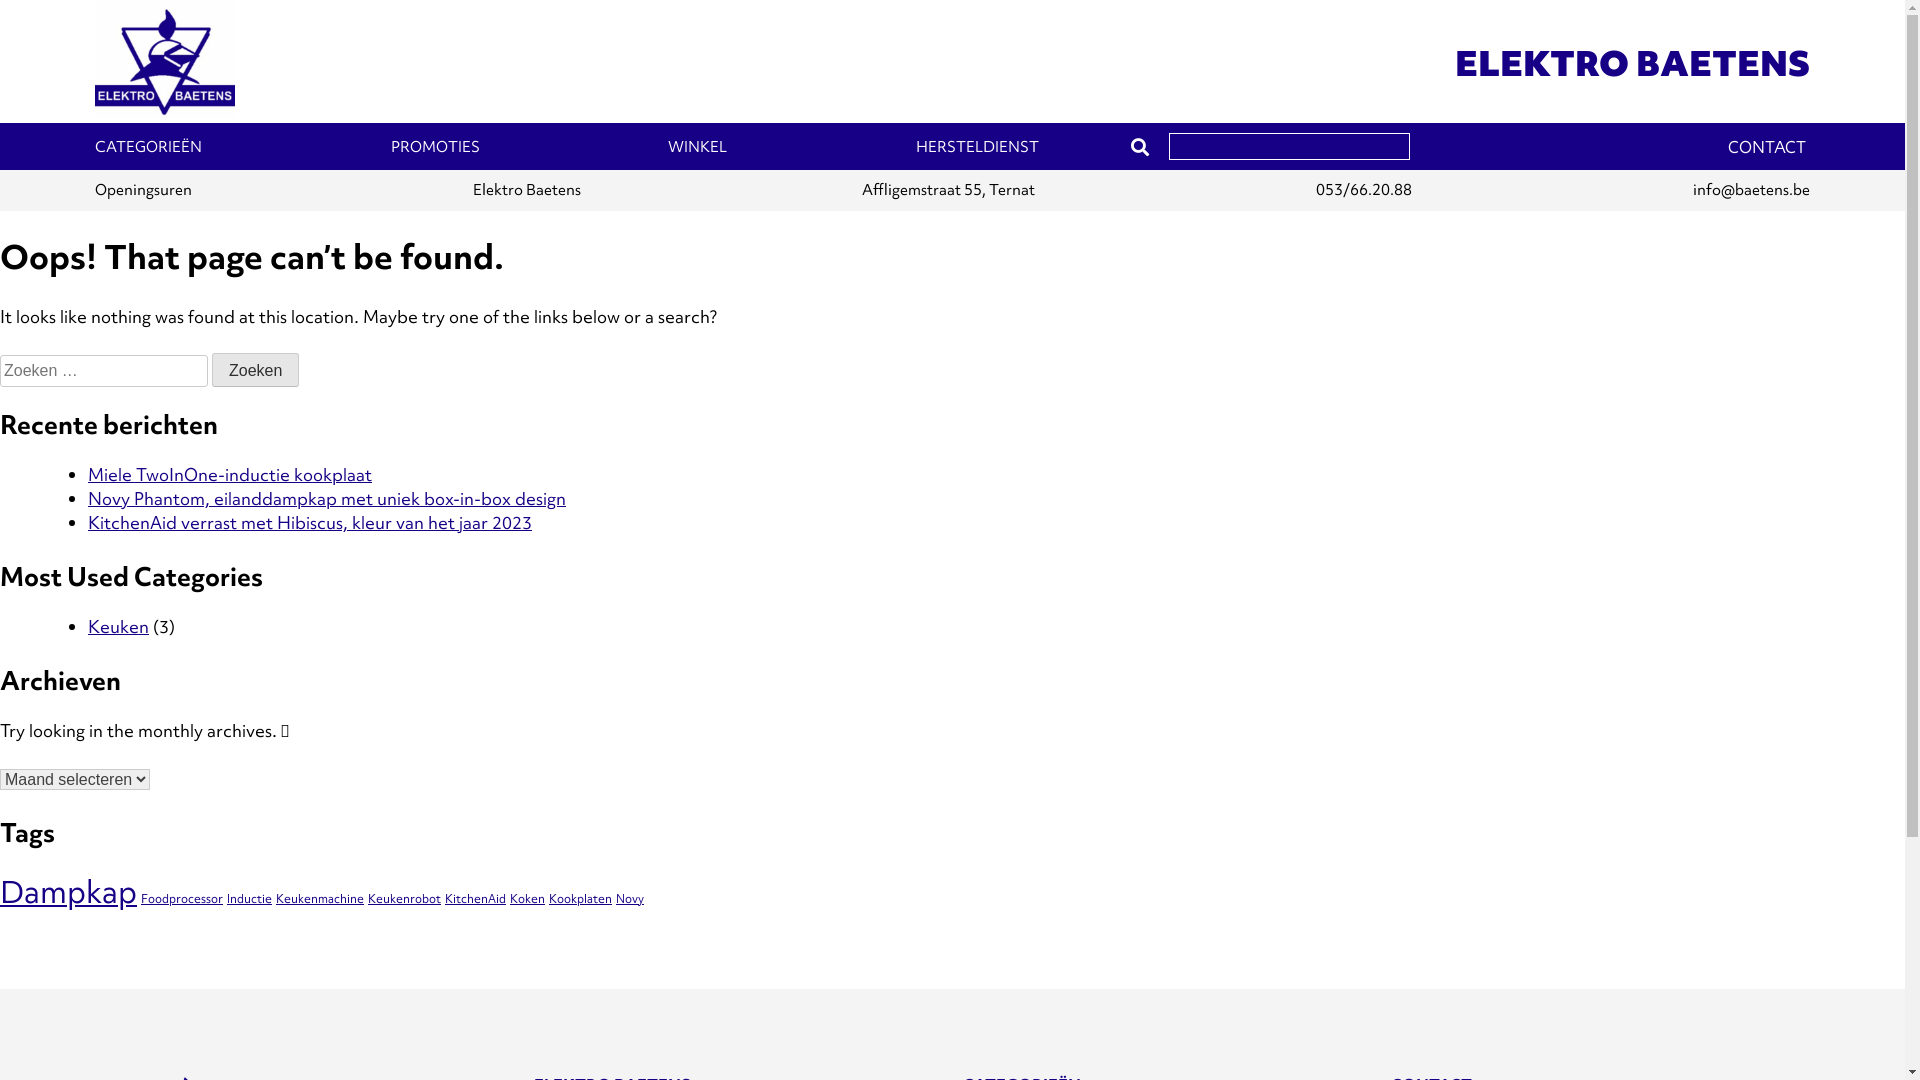 The width and height of the screenshot is (1920, 1080). What do you see at coordinates (403, 897) in the screenshot?
I see `'Keukenrobot'` at bounding box center [403, 897].